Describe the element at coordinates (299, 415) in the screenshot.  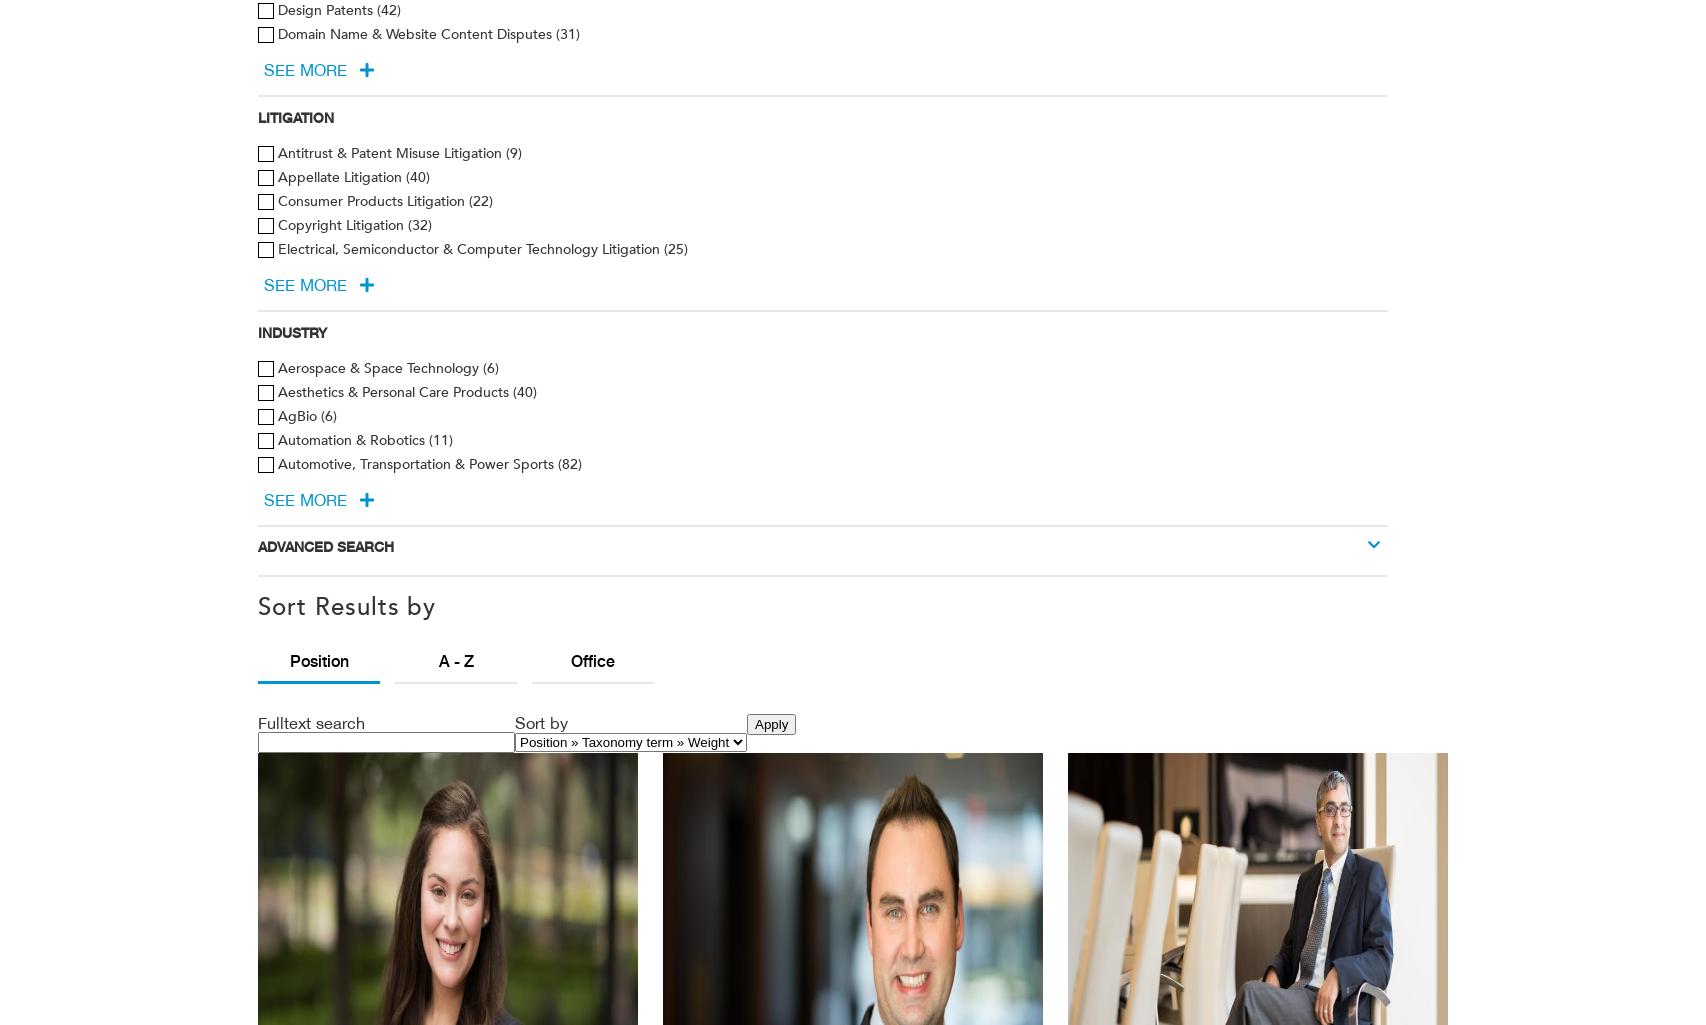
I see `'AgBio'` at that location.